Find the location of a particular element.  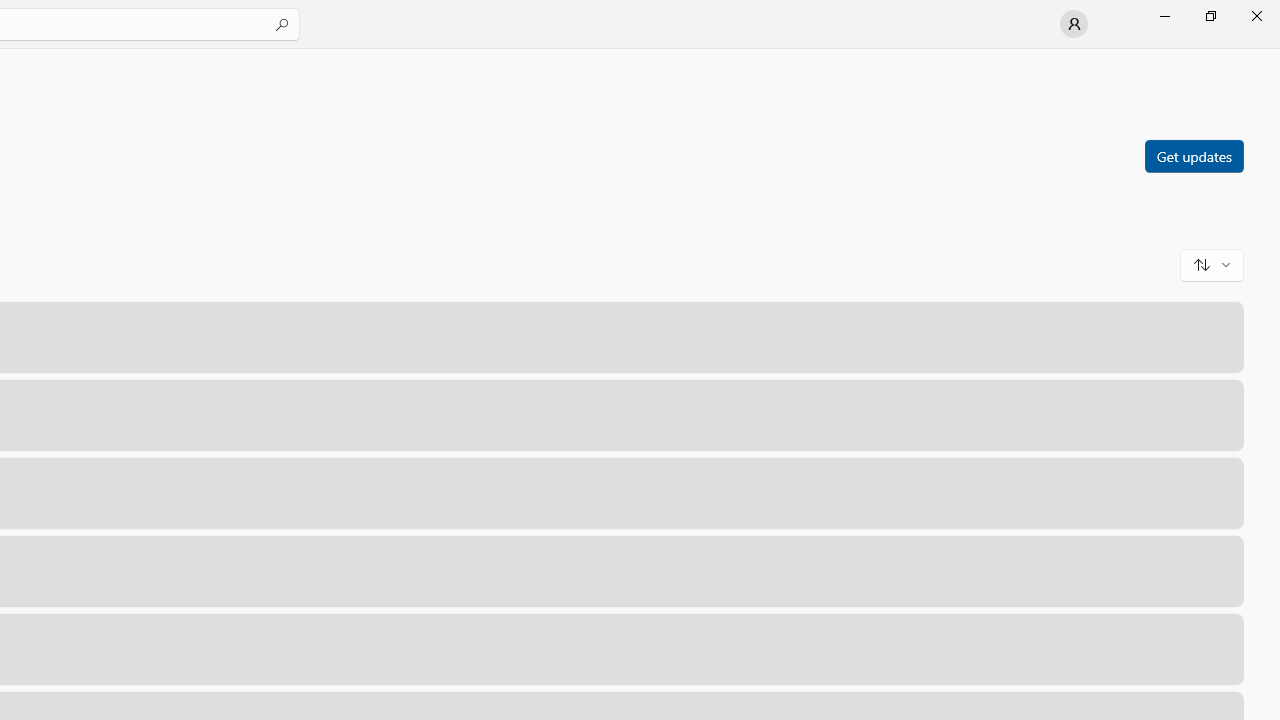

'Get updates' is located at coordinates (1193, 154).